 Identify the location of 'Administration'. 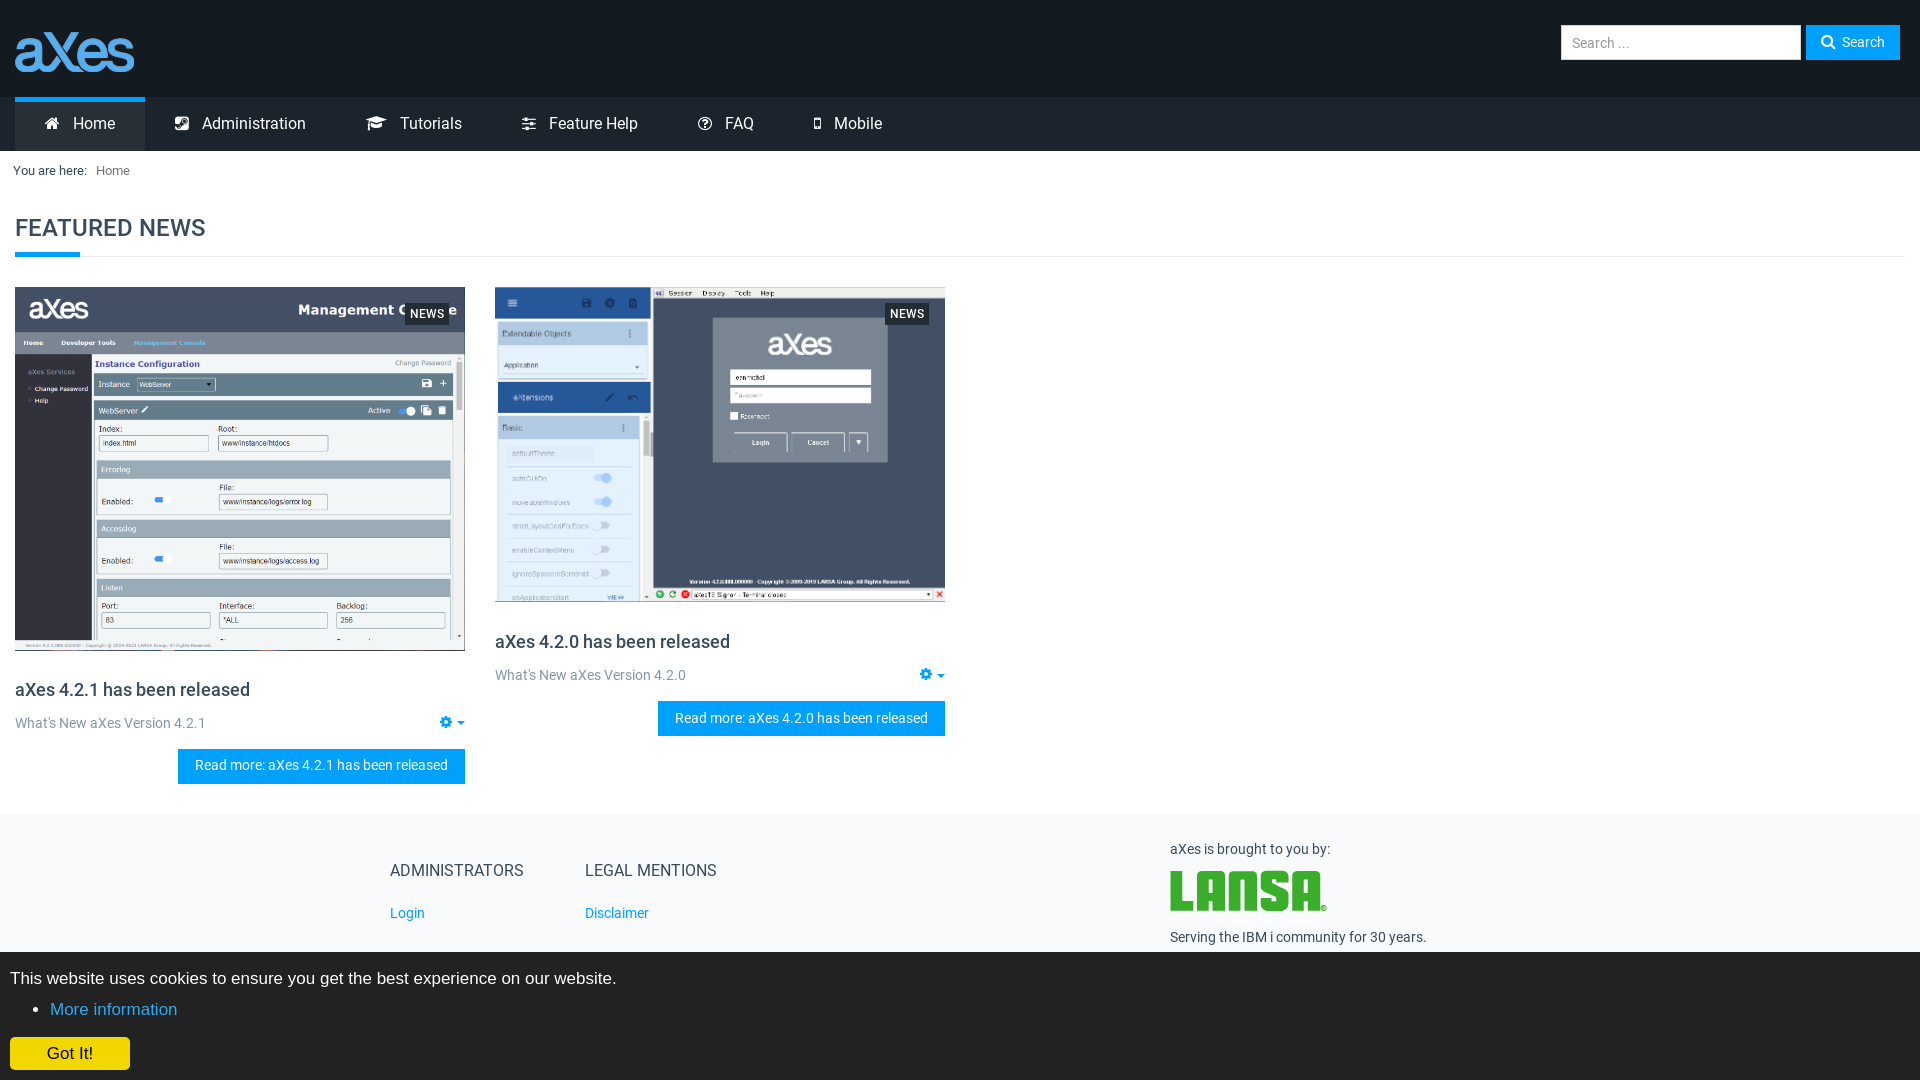
(240, 123).